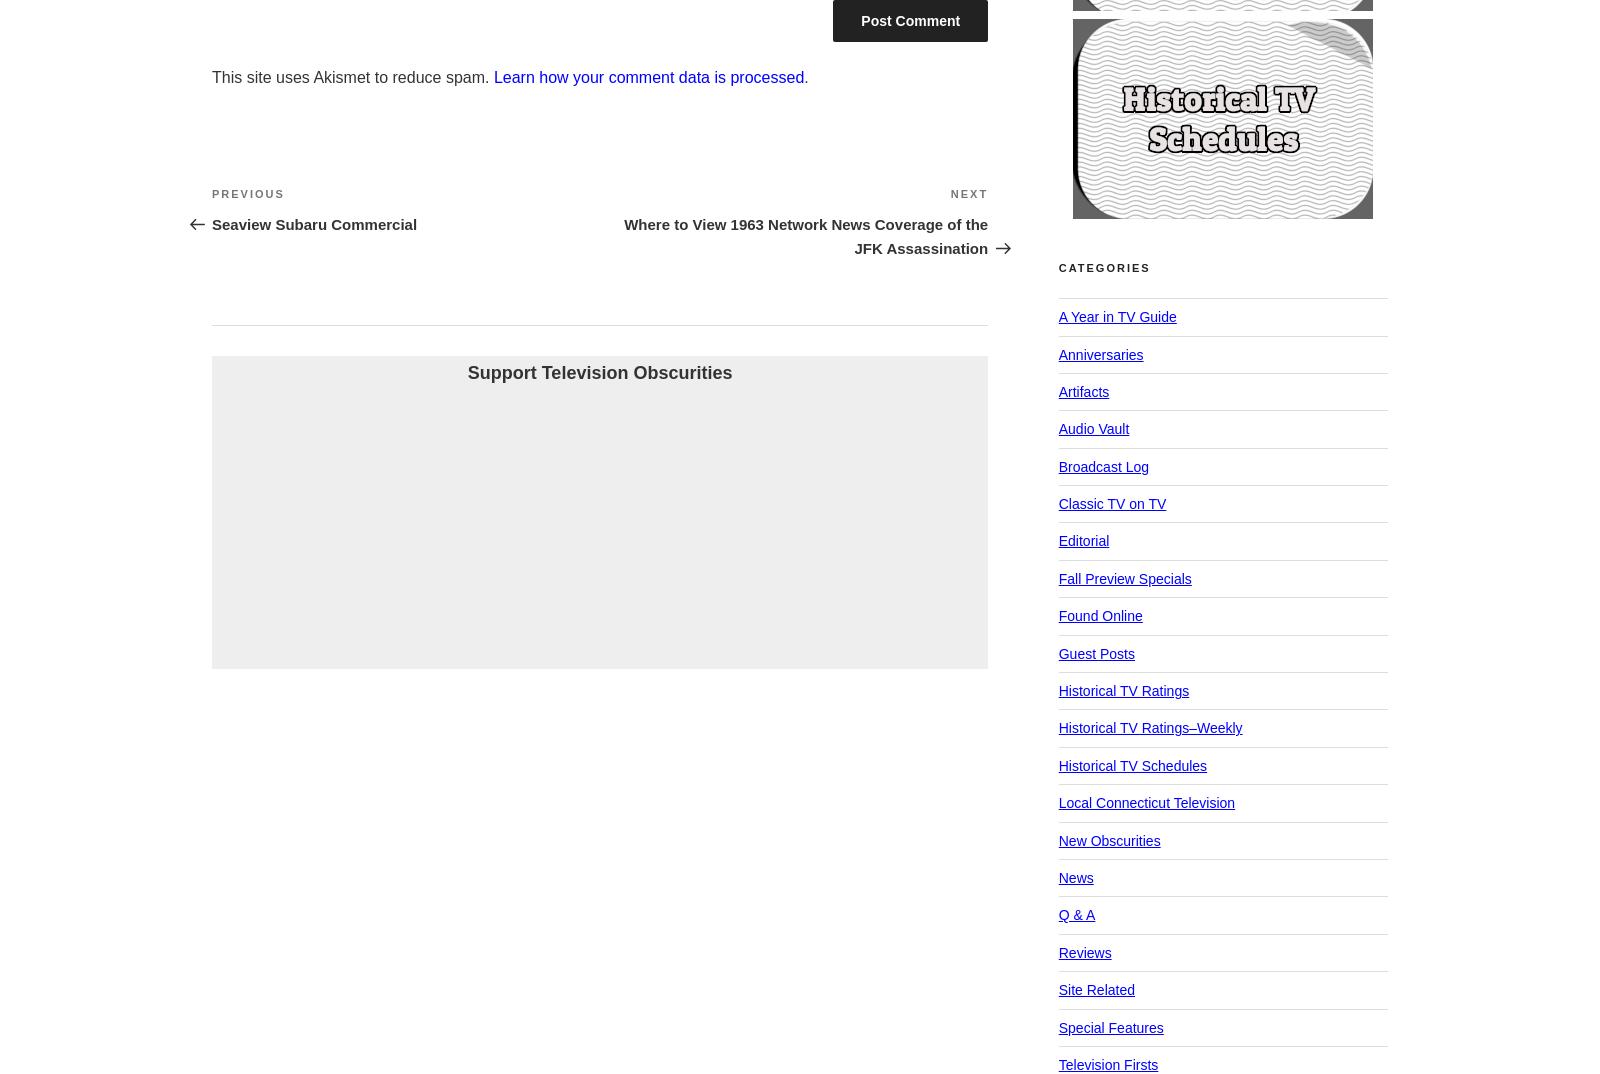 The height and width of the screenshot is (1074, 1600). I want to click on 'Learn how your comment data is processed', so click(648, 76).